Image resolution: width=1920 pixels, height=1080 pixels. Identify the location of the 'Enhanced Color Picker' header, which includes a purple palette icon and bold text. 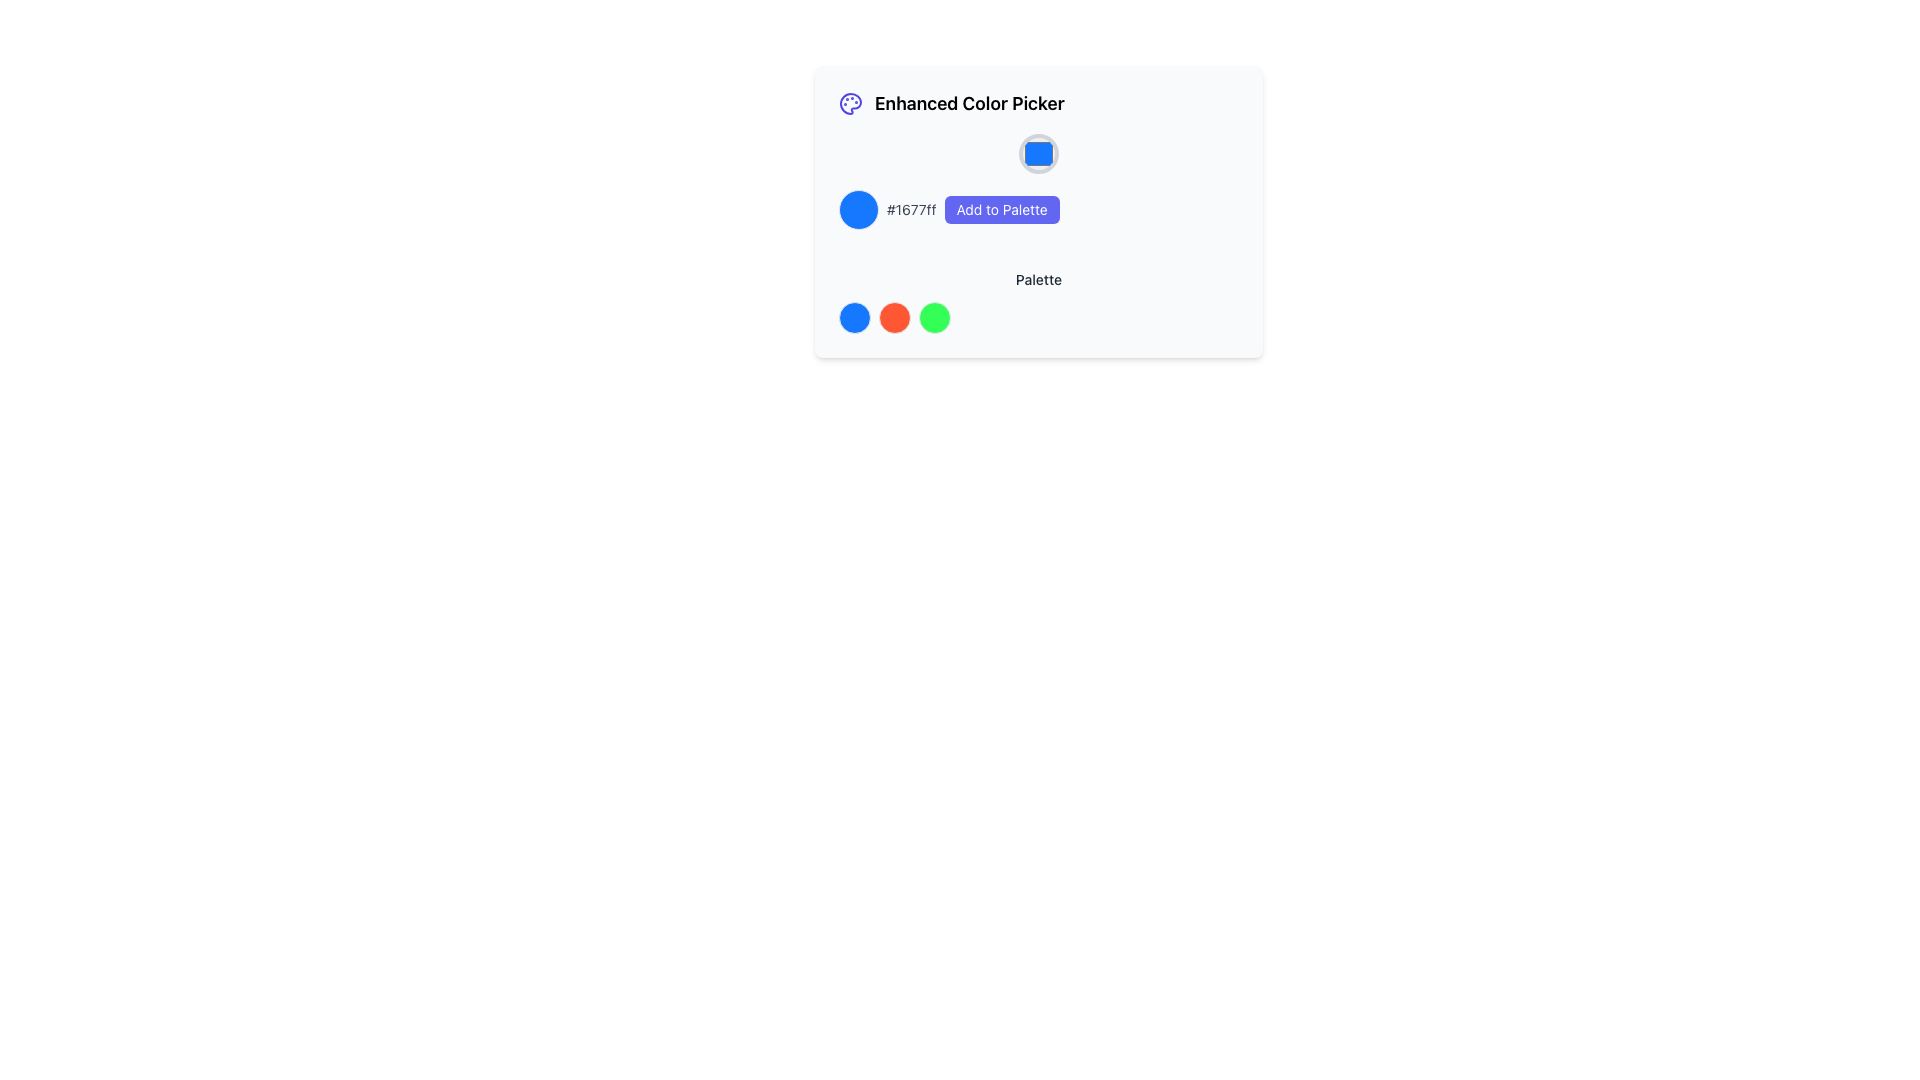
(1038, 104).